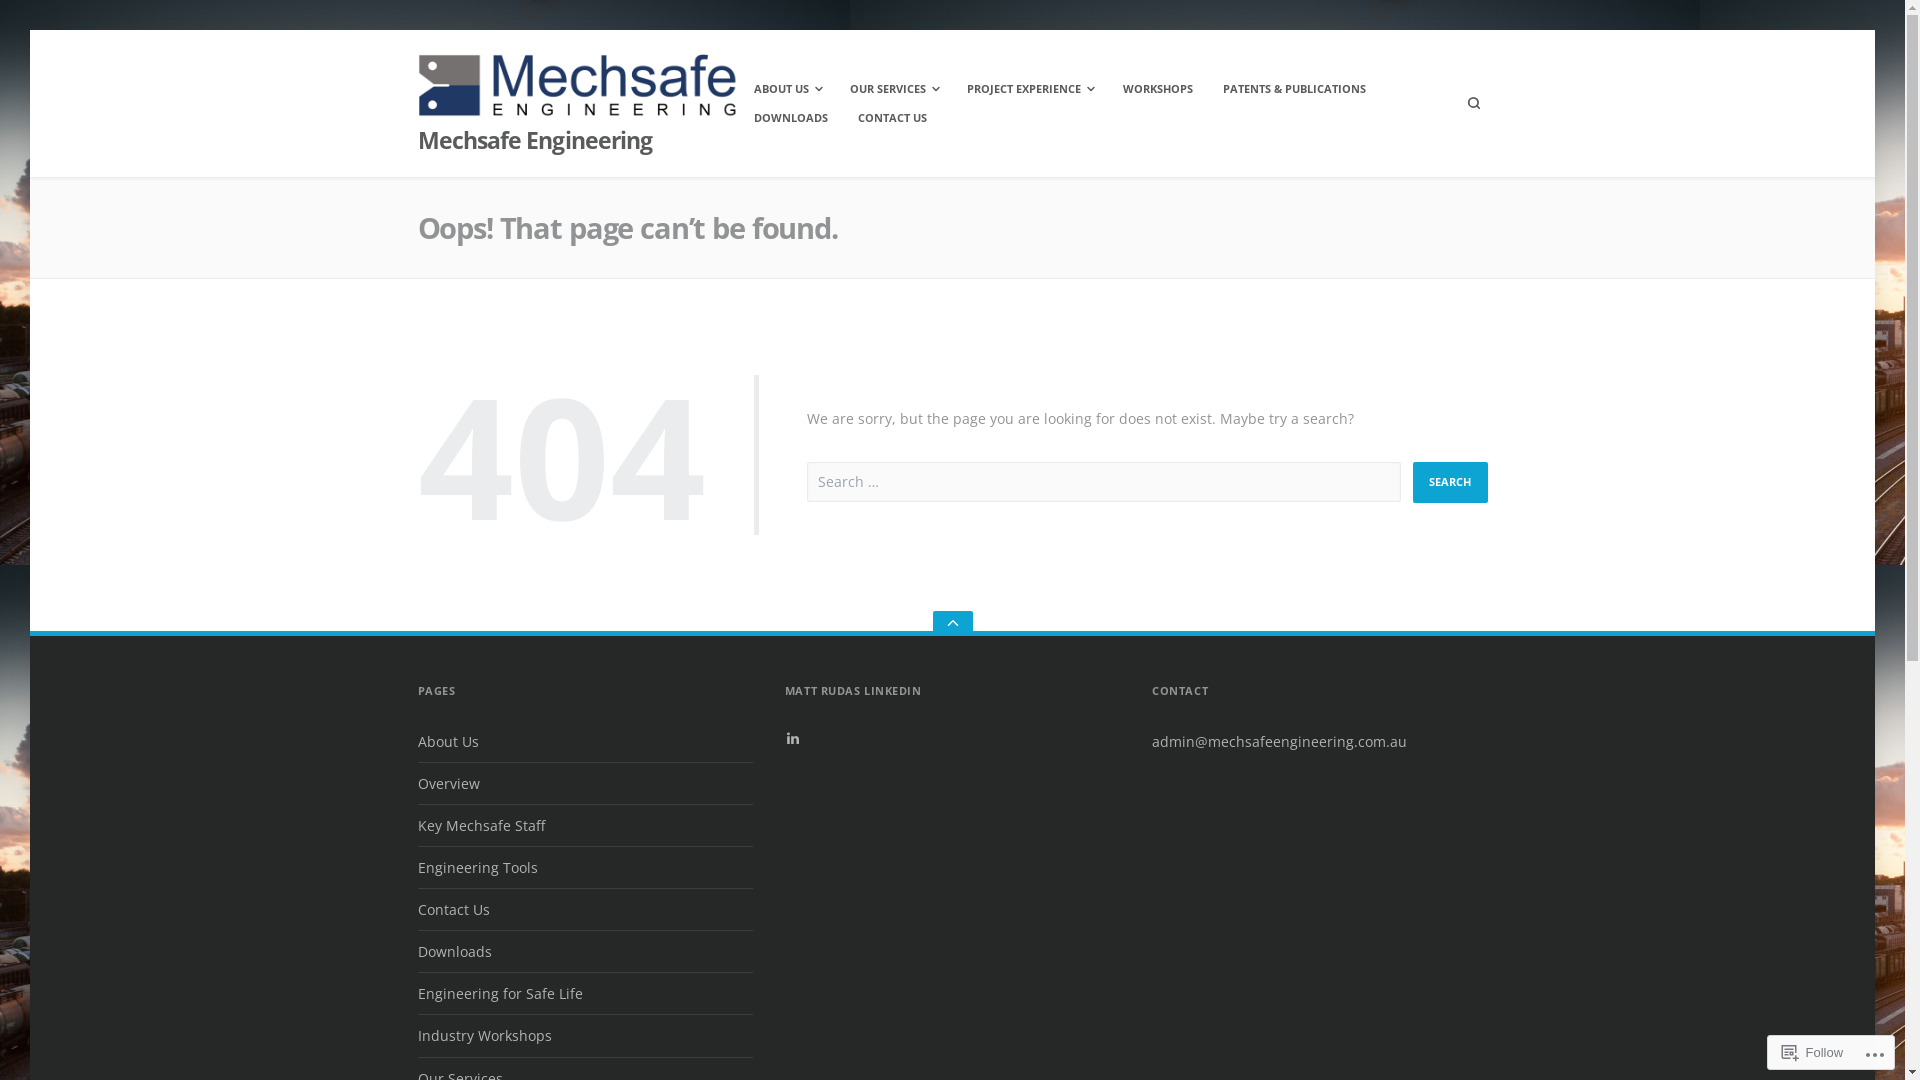  Describe the element at coordinates (786, 87) in the screenshot. I see `'ABOUT US'` at that location.